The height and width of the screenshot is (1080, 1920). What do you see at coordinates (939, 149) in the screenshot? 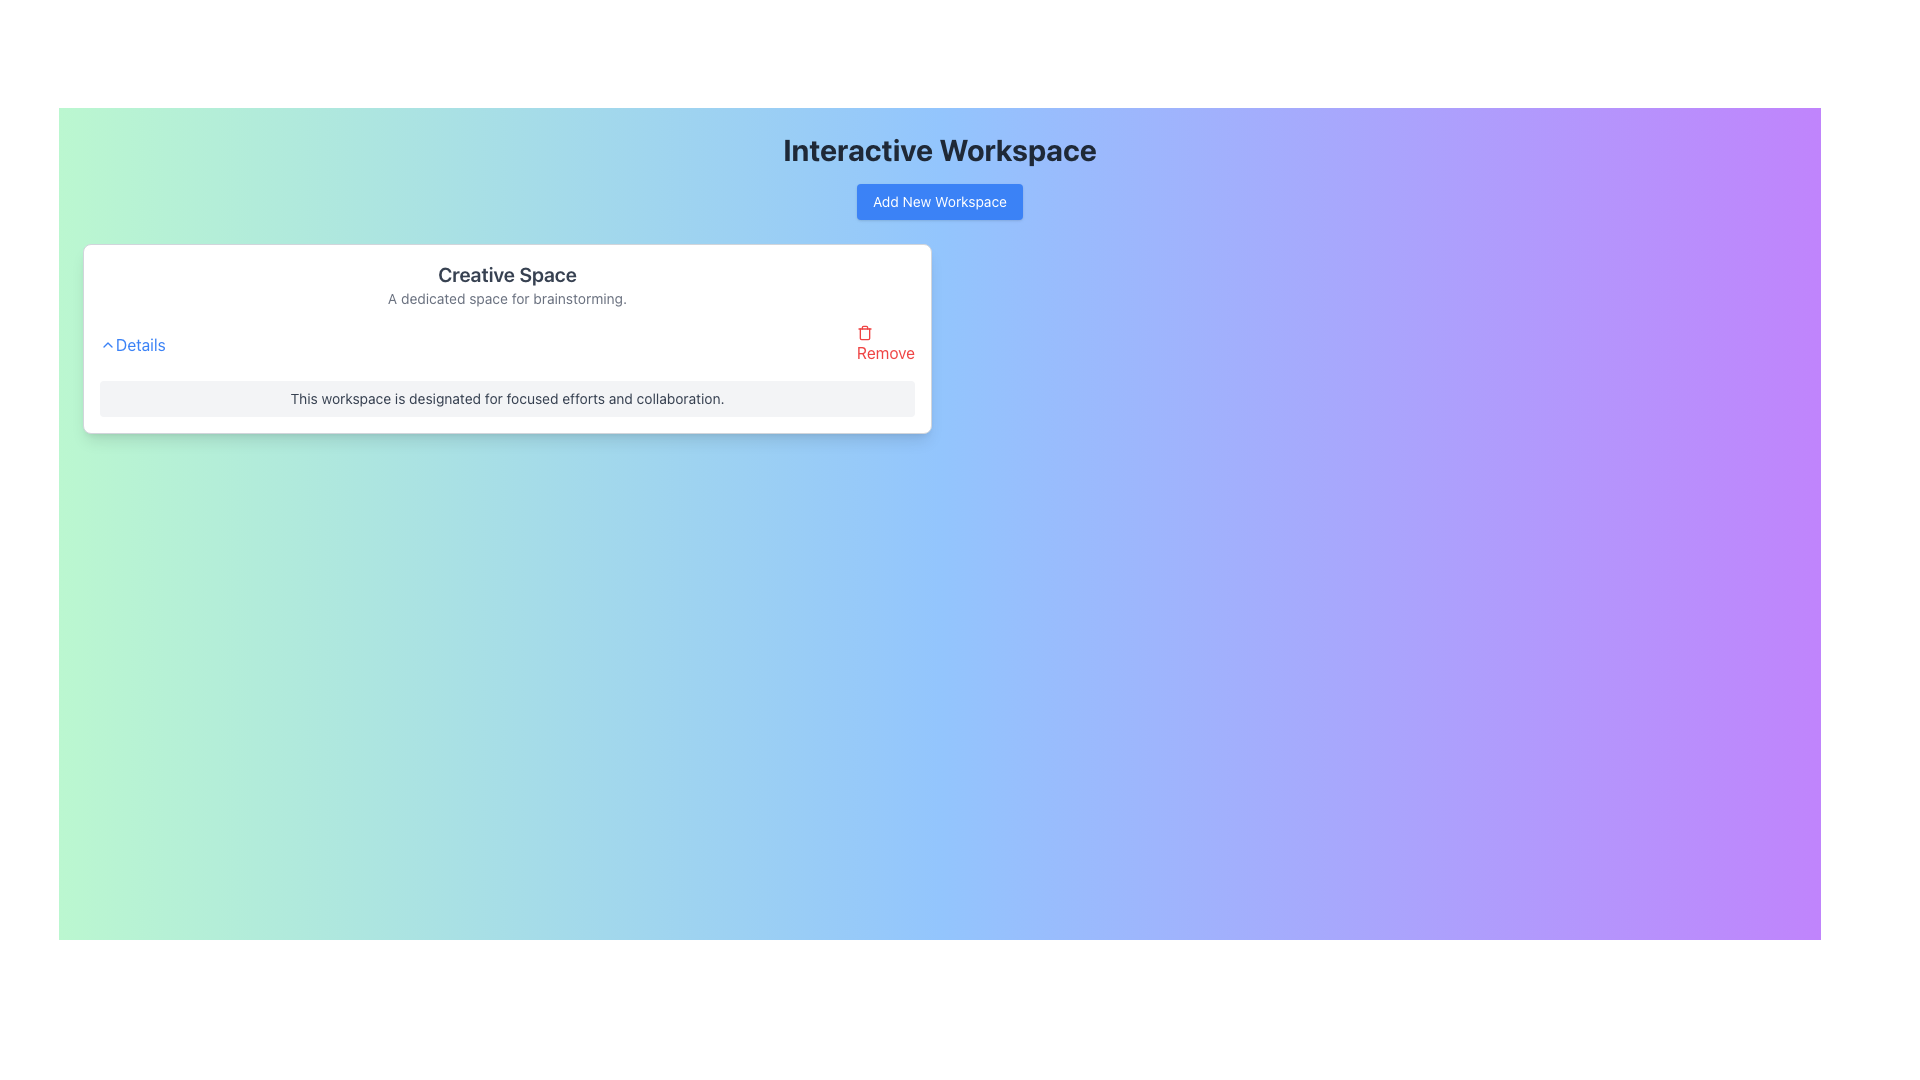
I see `the static text header located at the top of the page, which is horizontally centered and sits above the 'Add New Workspace' button` at bounding box center [939, 149].